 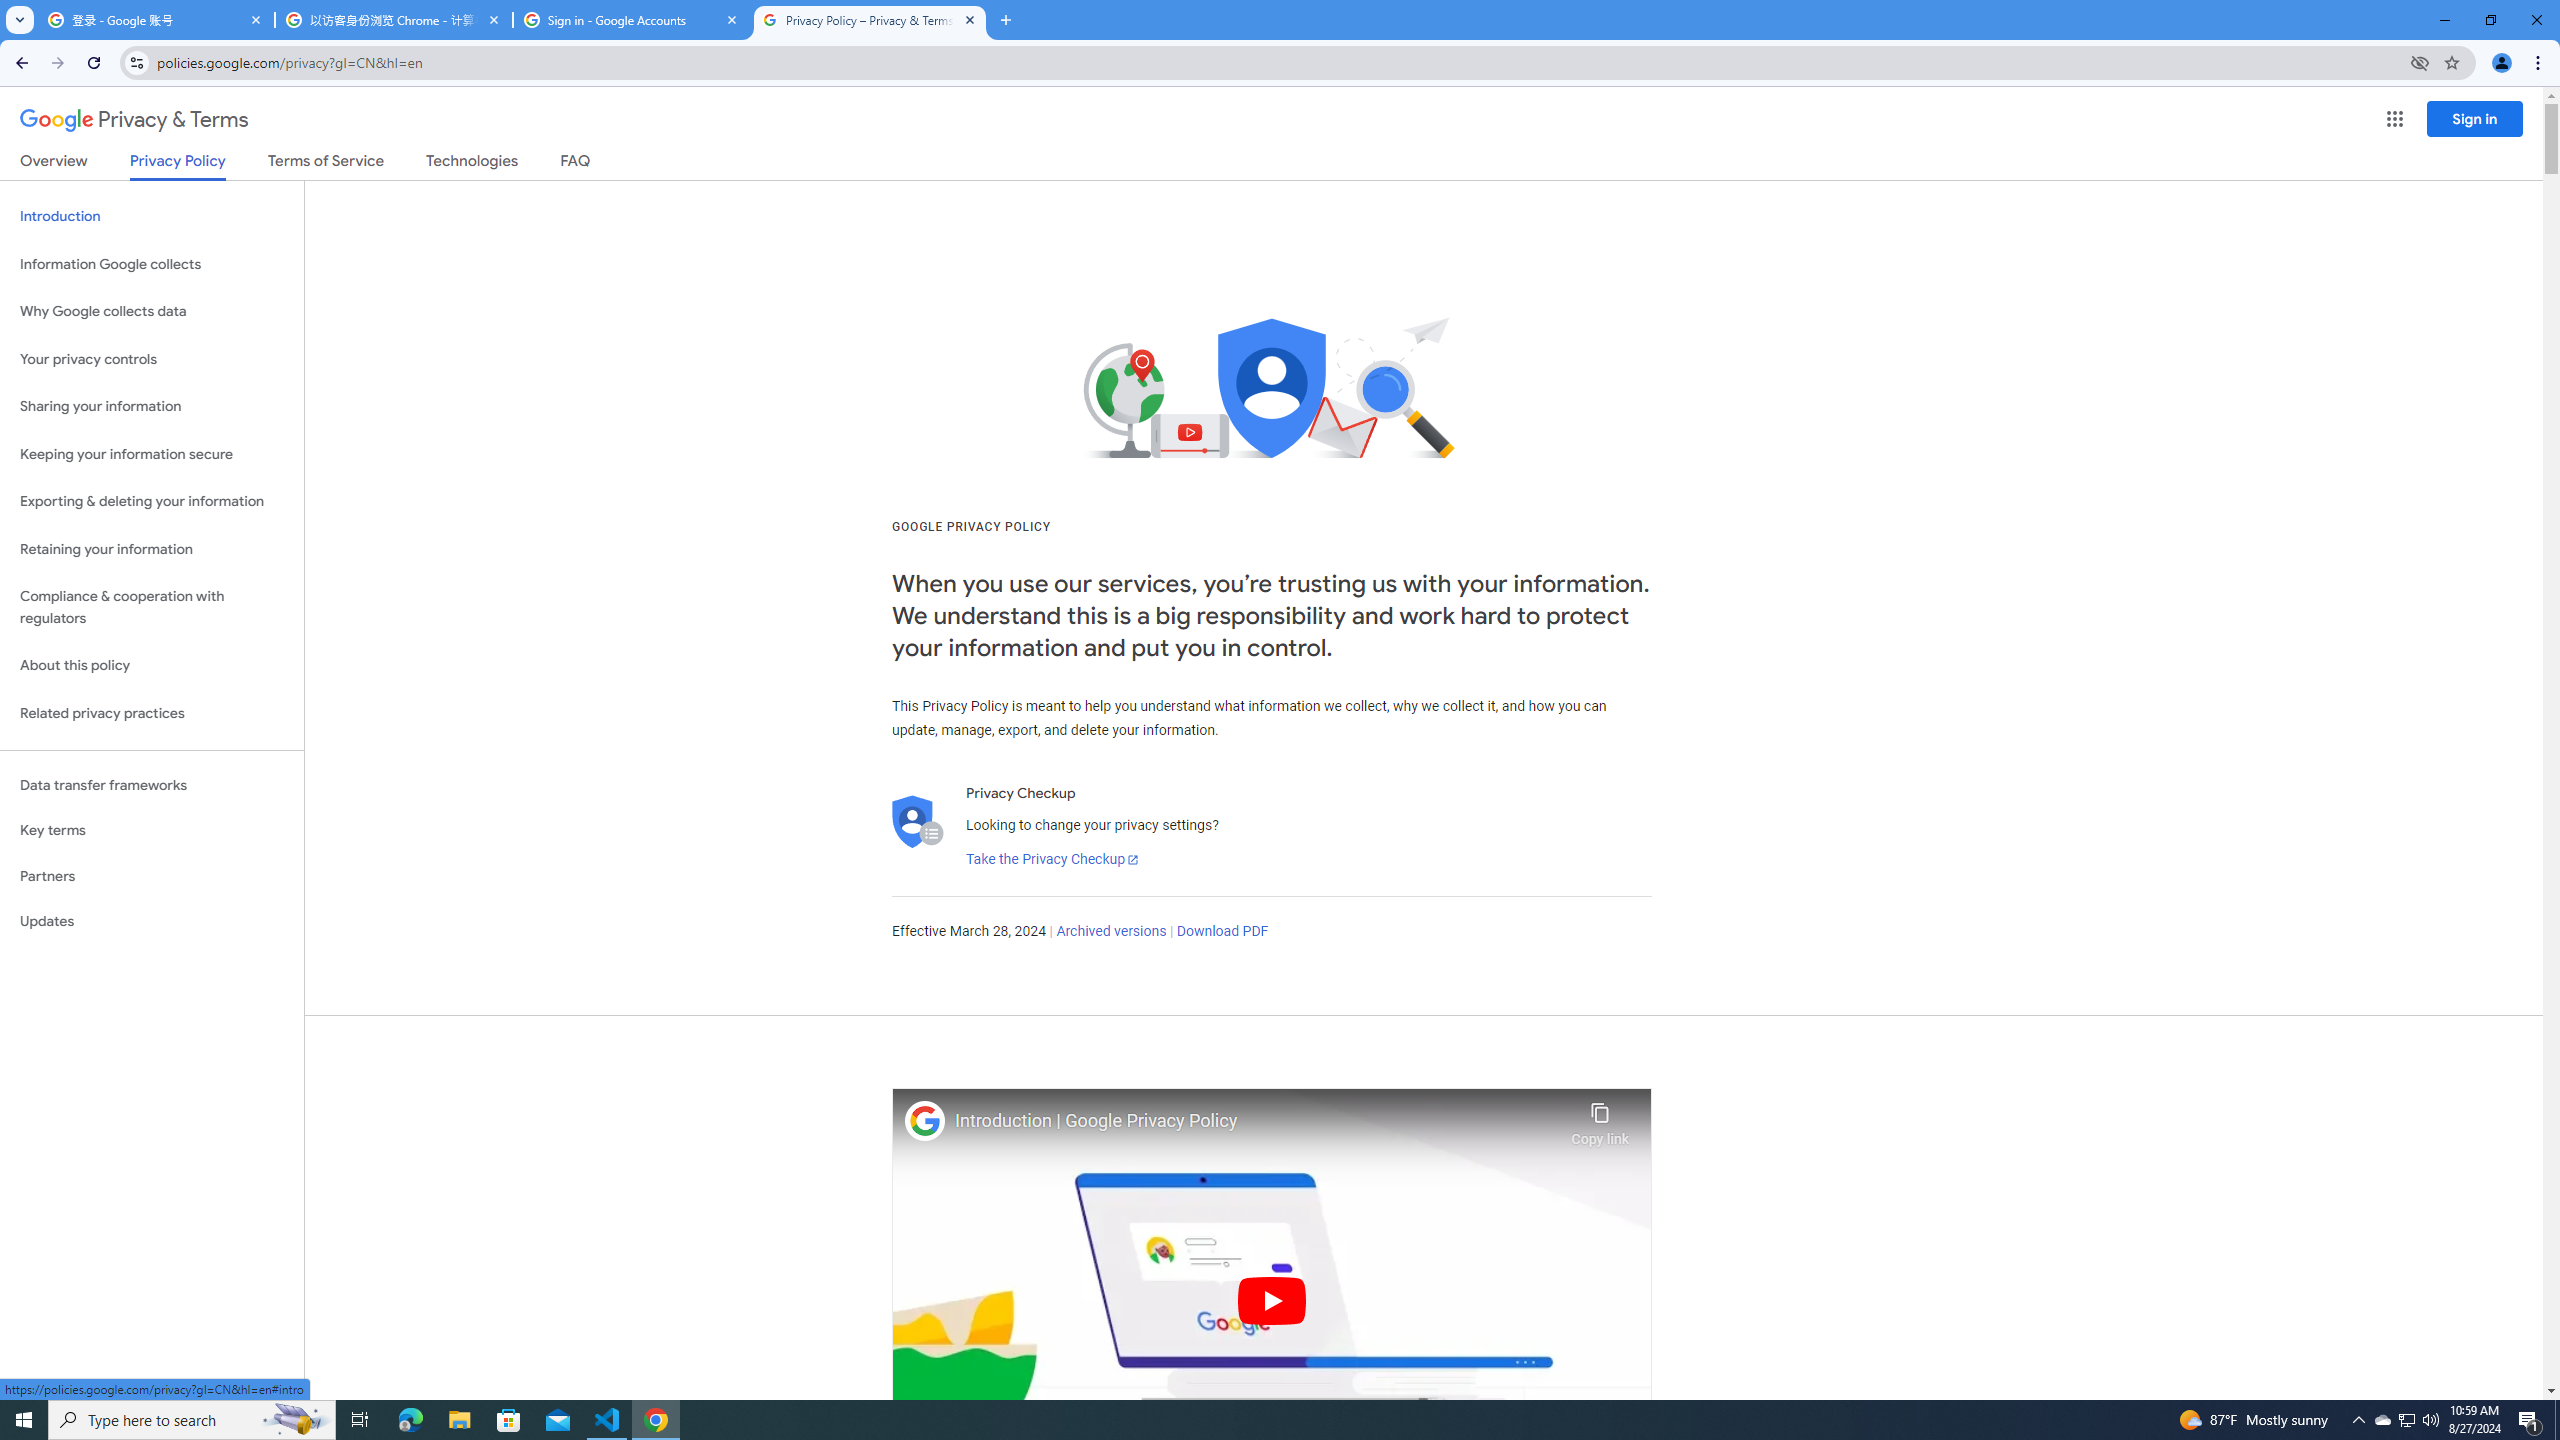 What do you see at coordinates (151, 608) in the screenshot?
I see `'Compliance & cooperation with regulators'` at bounding box center [151, 608].